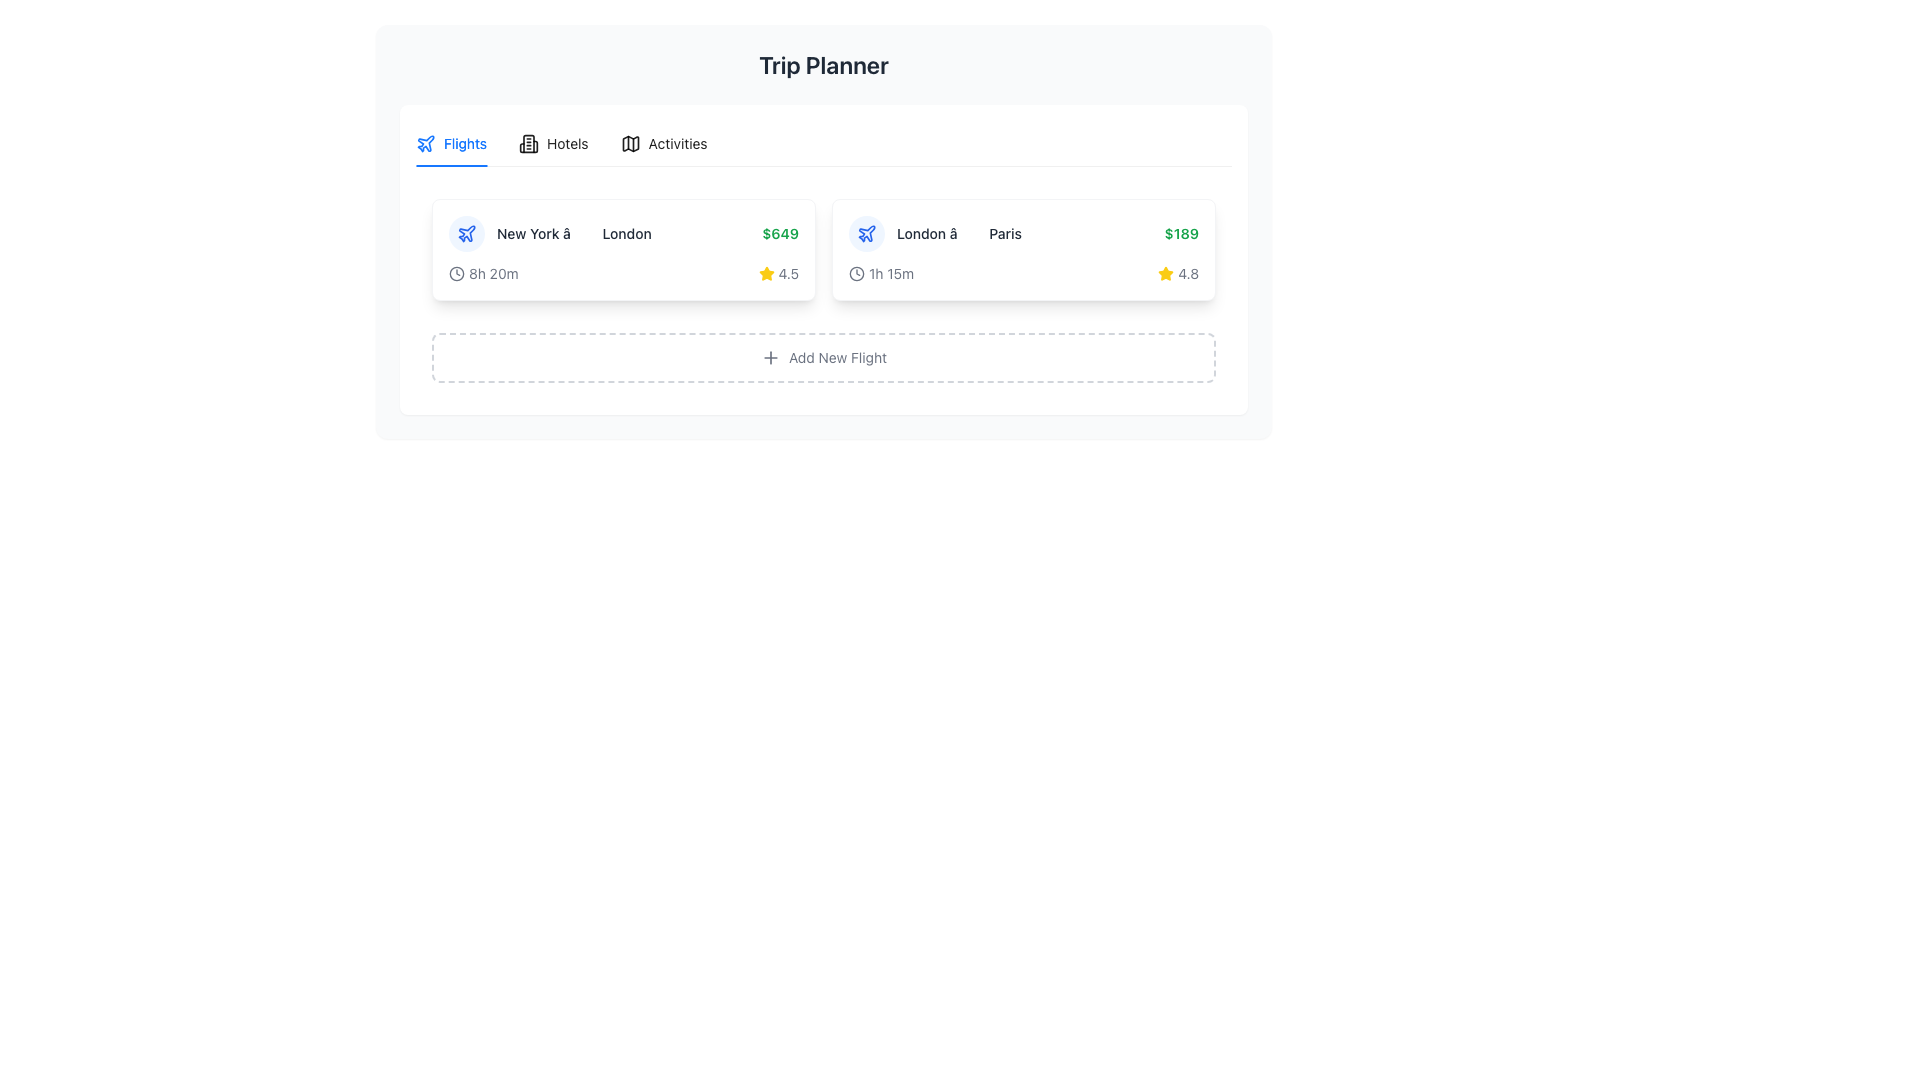 The image size is (1920, 1080). Describe the element at coordinates (779, 233) in the screenshot. I see `the static text displaying the cost of the flight from New York to London, which is located under the 'Flights' tab, towards the right end of the segment` at that location.